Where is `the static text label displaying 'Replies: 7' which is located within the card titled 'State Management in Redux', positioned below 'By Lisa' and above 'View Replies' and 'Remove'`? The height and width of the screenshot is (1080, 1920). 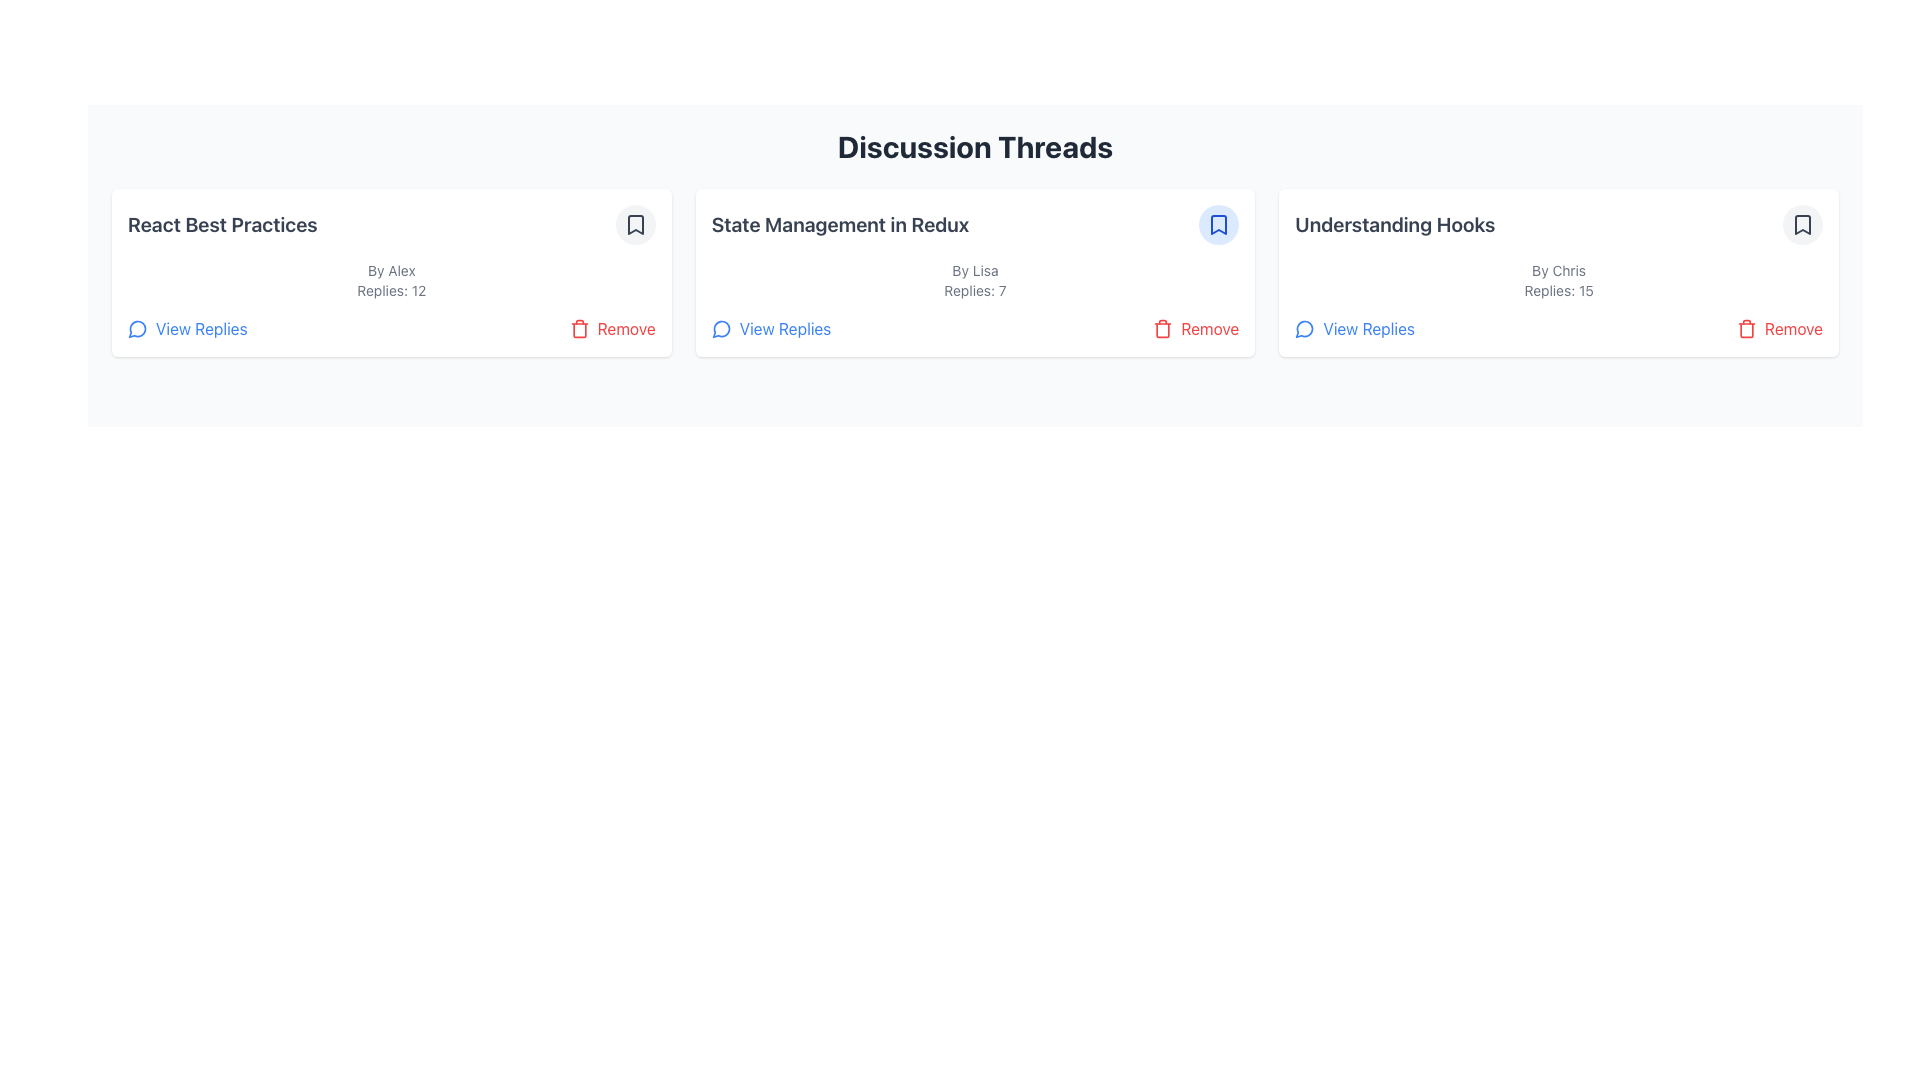 the static text label displaying 'Replies: 7' which is located within the card titled 'State Management in Redux', positioned below 'By Lisa' and above 'View Replies' and 'Remove' is located at coordinates (975, 290).